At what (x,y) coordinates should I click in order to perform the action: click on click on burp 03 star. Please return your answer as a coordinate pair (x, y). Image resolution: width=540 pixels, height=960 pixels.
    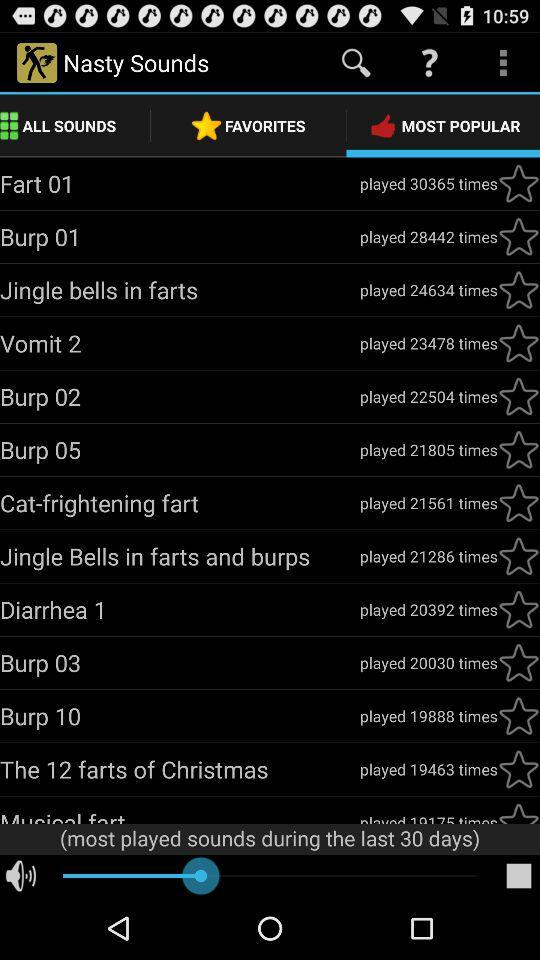
    Looking at the image, I should click on (518, 662).